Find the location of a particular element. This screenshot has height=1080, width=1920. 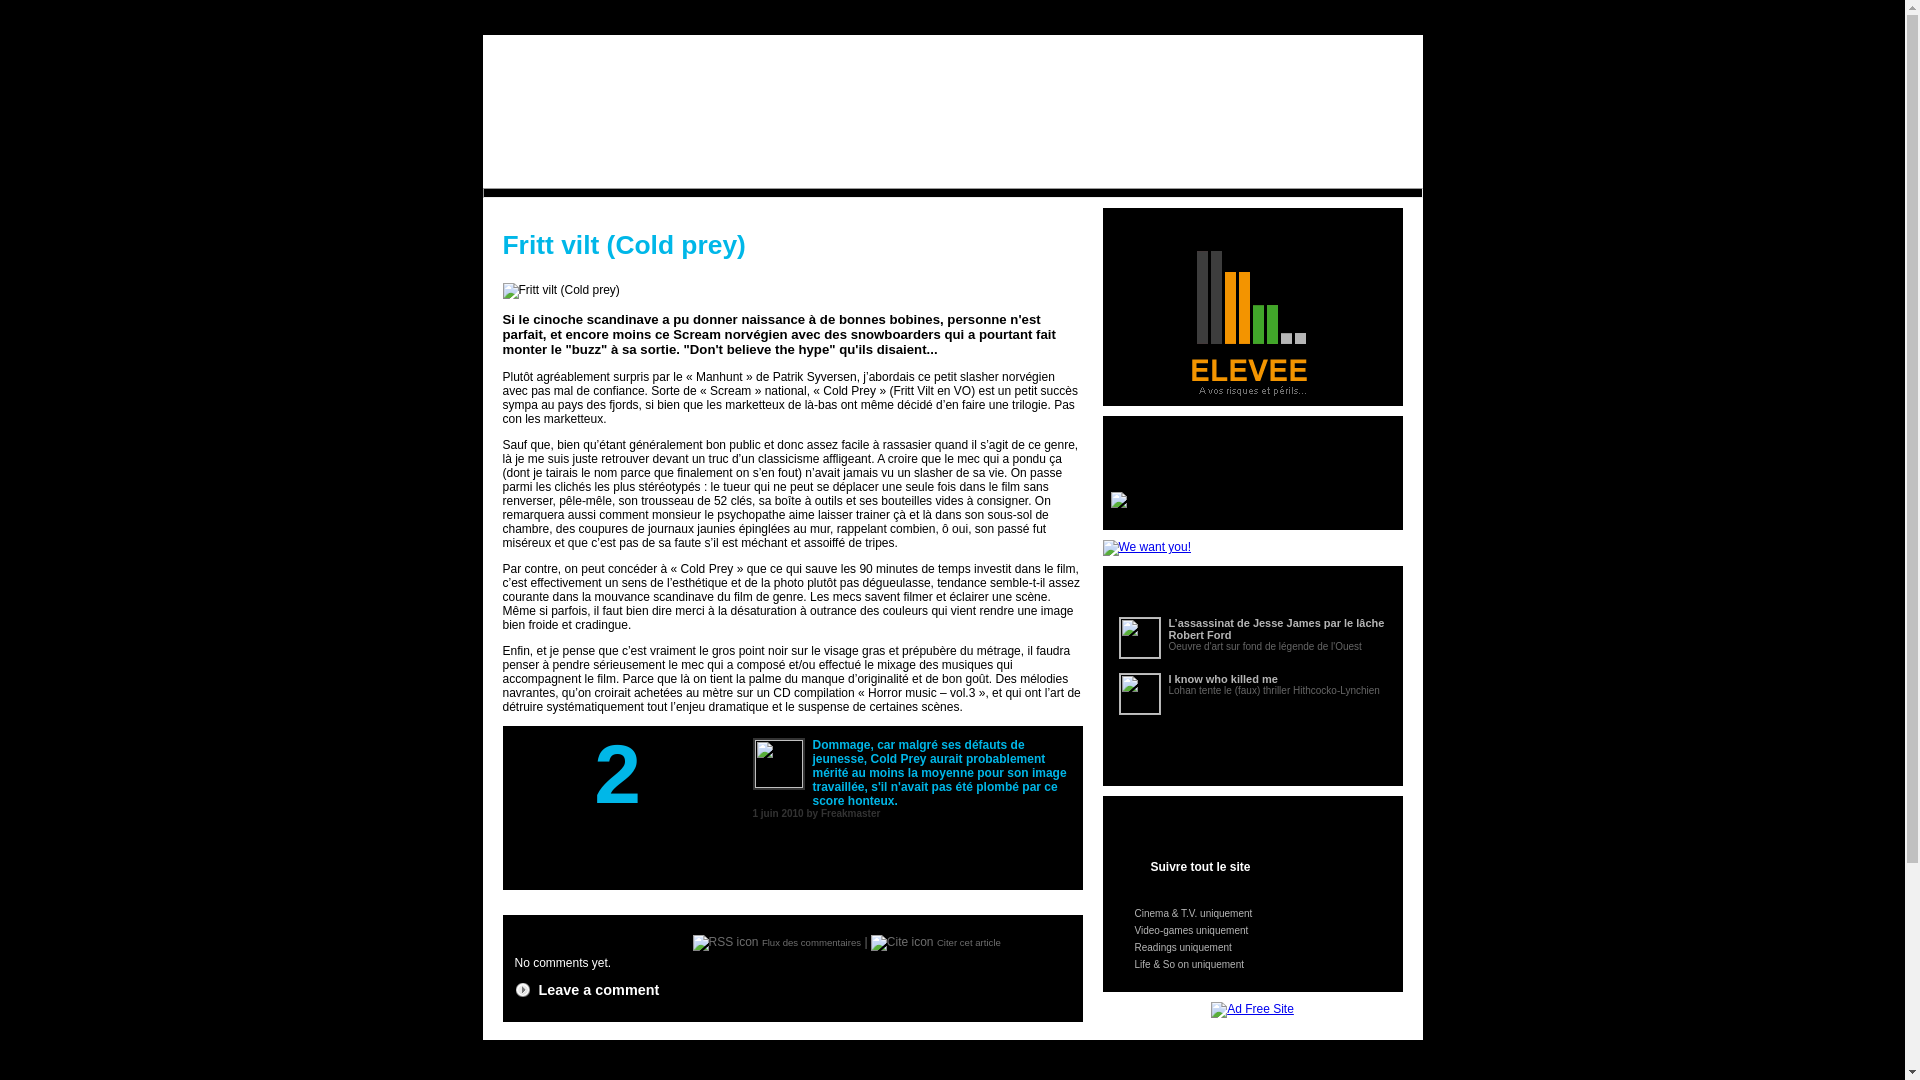

'Suivre tout le site' is located at coordinates (1108, 867).